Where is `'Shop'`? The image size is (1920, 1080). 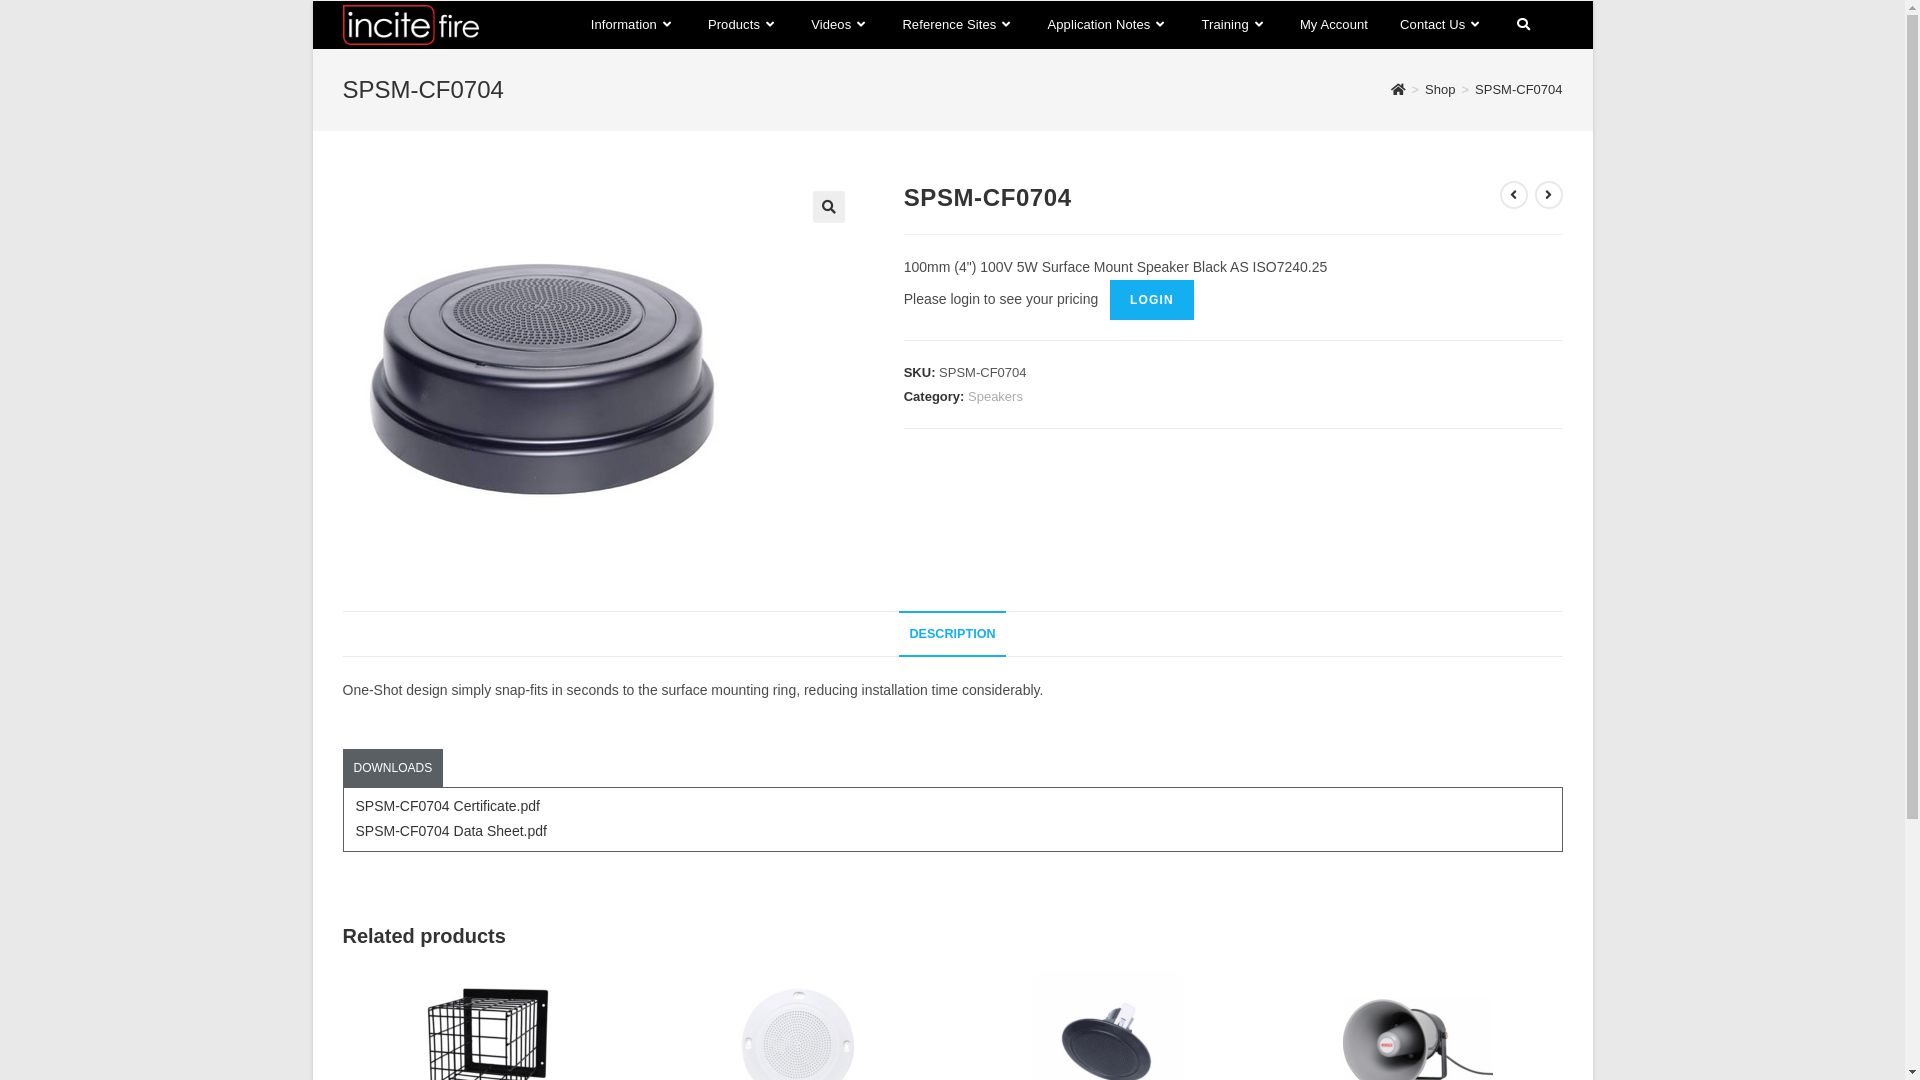
'Shop' is located at coordinates (1440, 88).